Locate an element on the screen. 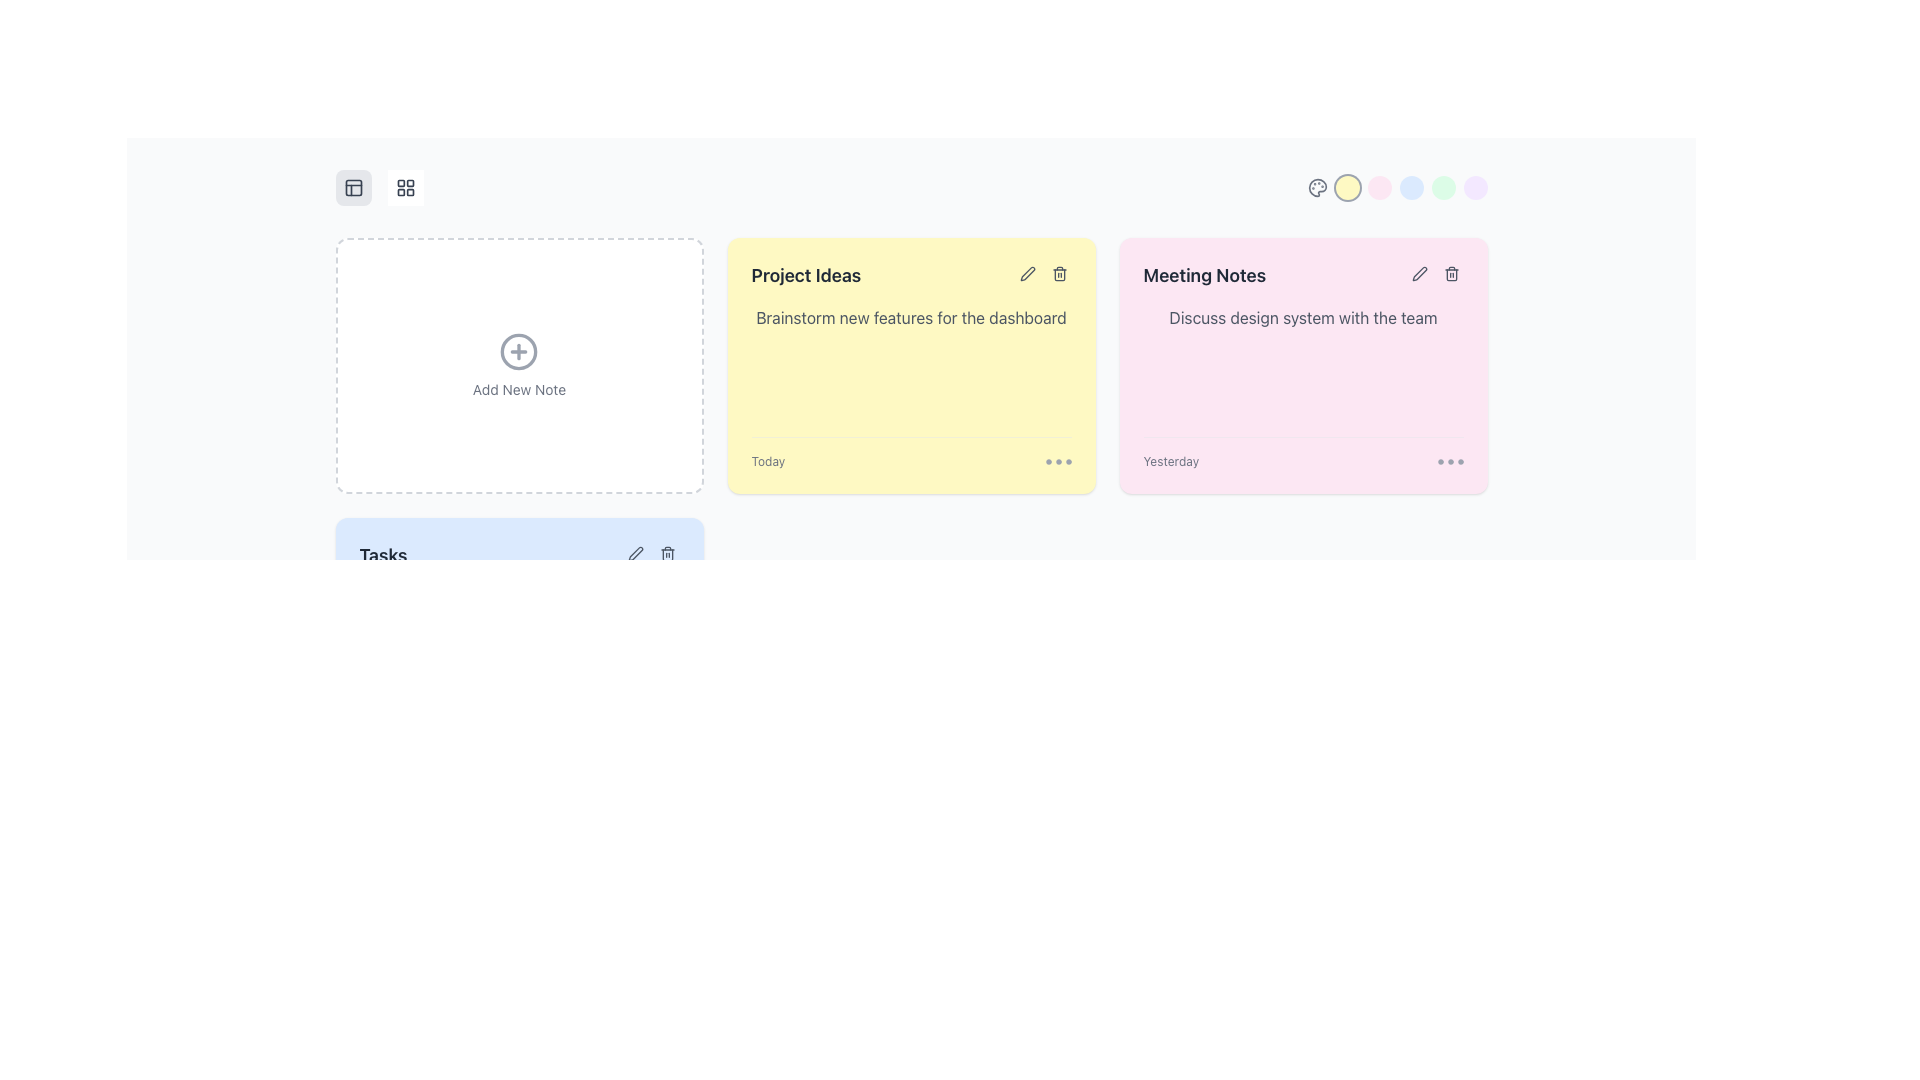 This screenshot has width=1920, height=1080. the text label that indicates the functionality of adding a new note, located directly below the circular plus icon in the first panel of the grid arrangement is located at coordinates (519, 389).